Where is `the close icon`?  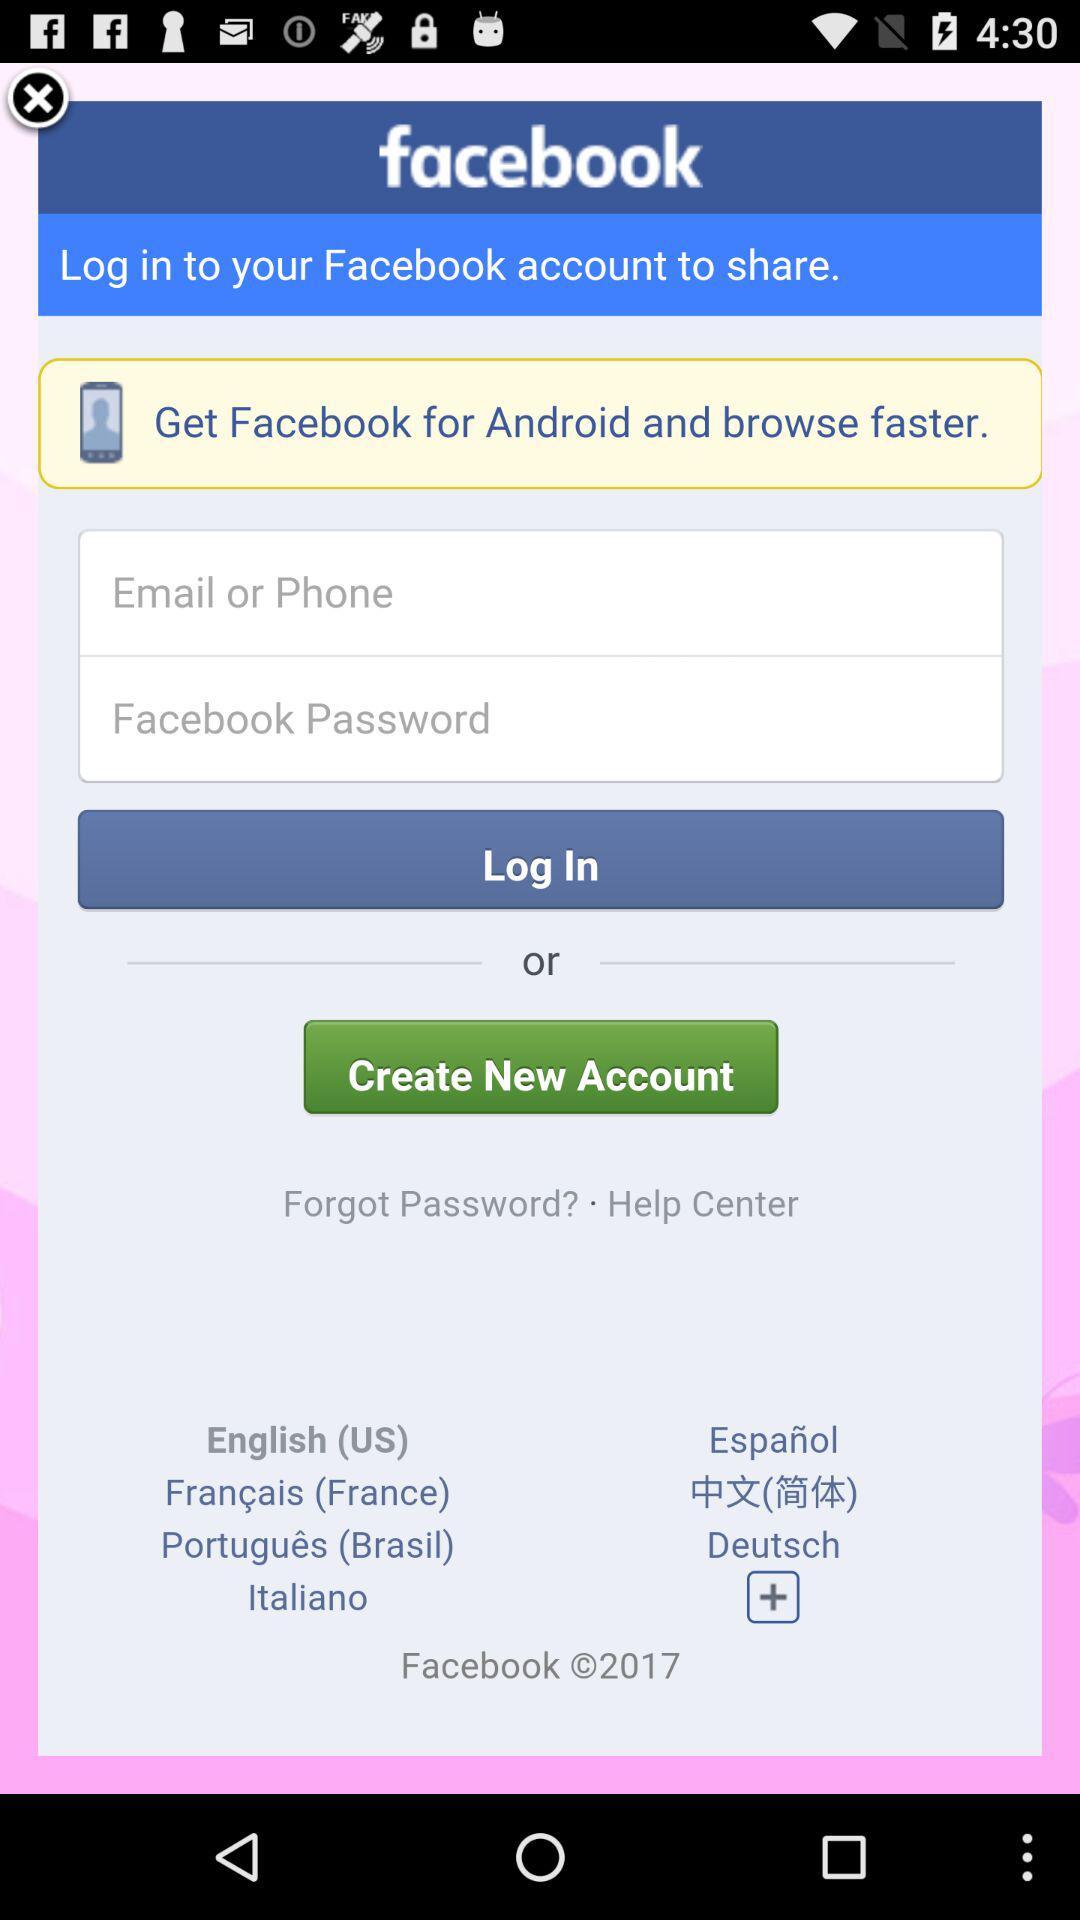 the close icon is located at coordinates (38, 107).